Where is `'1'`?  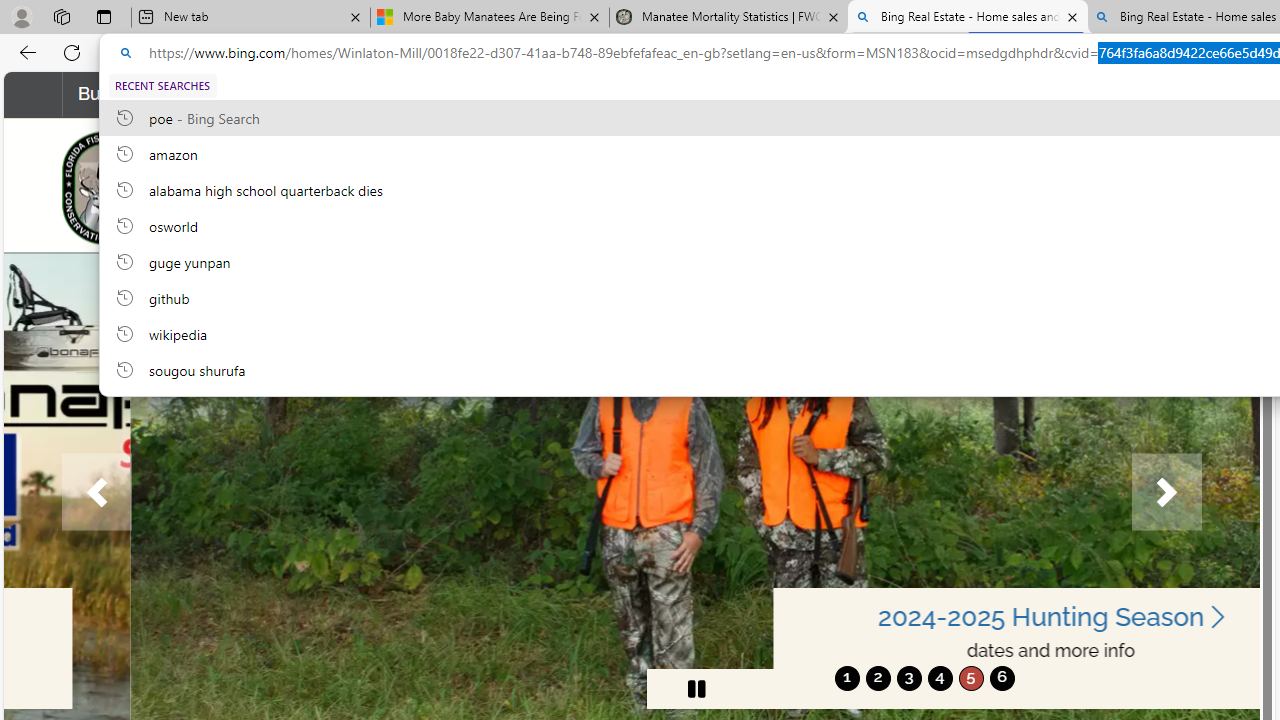
'1' is located at coordinates (847, 677).